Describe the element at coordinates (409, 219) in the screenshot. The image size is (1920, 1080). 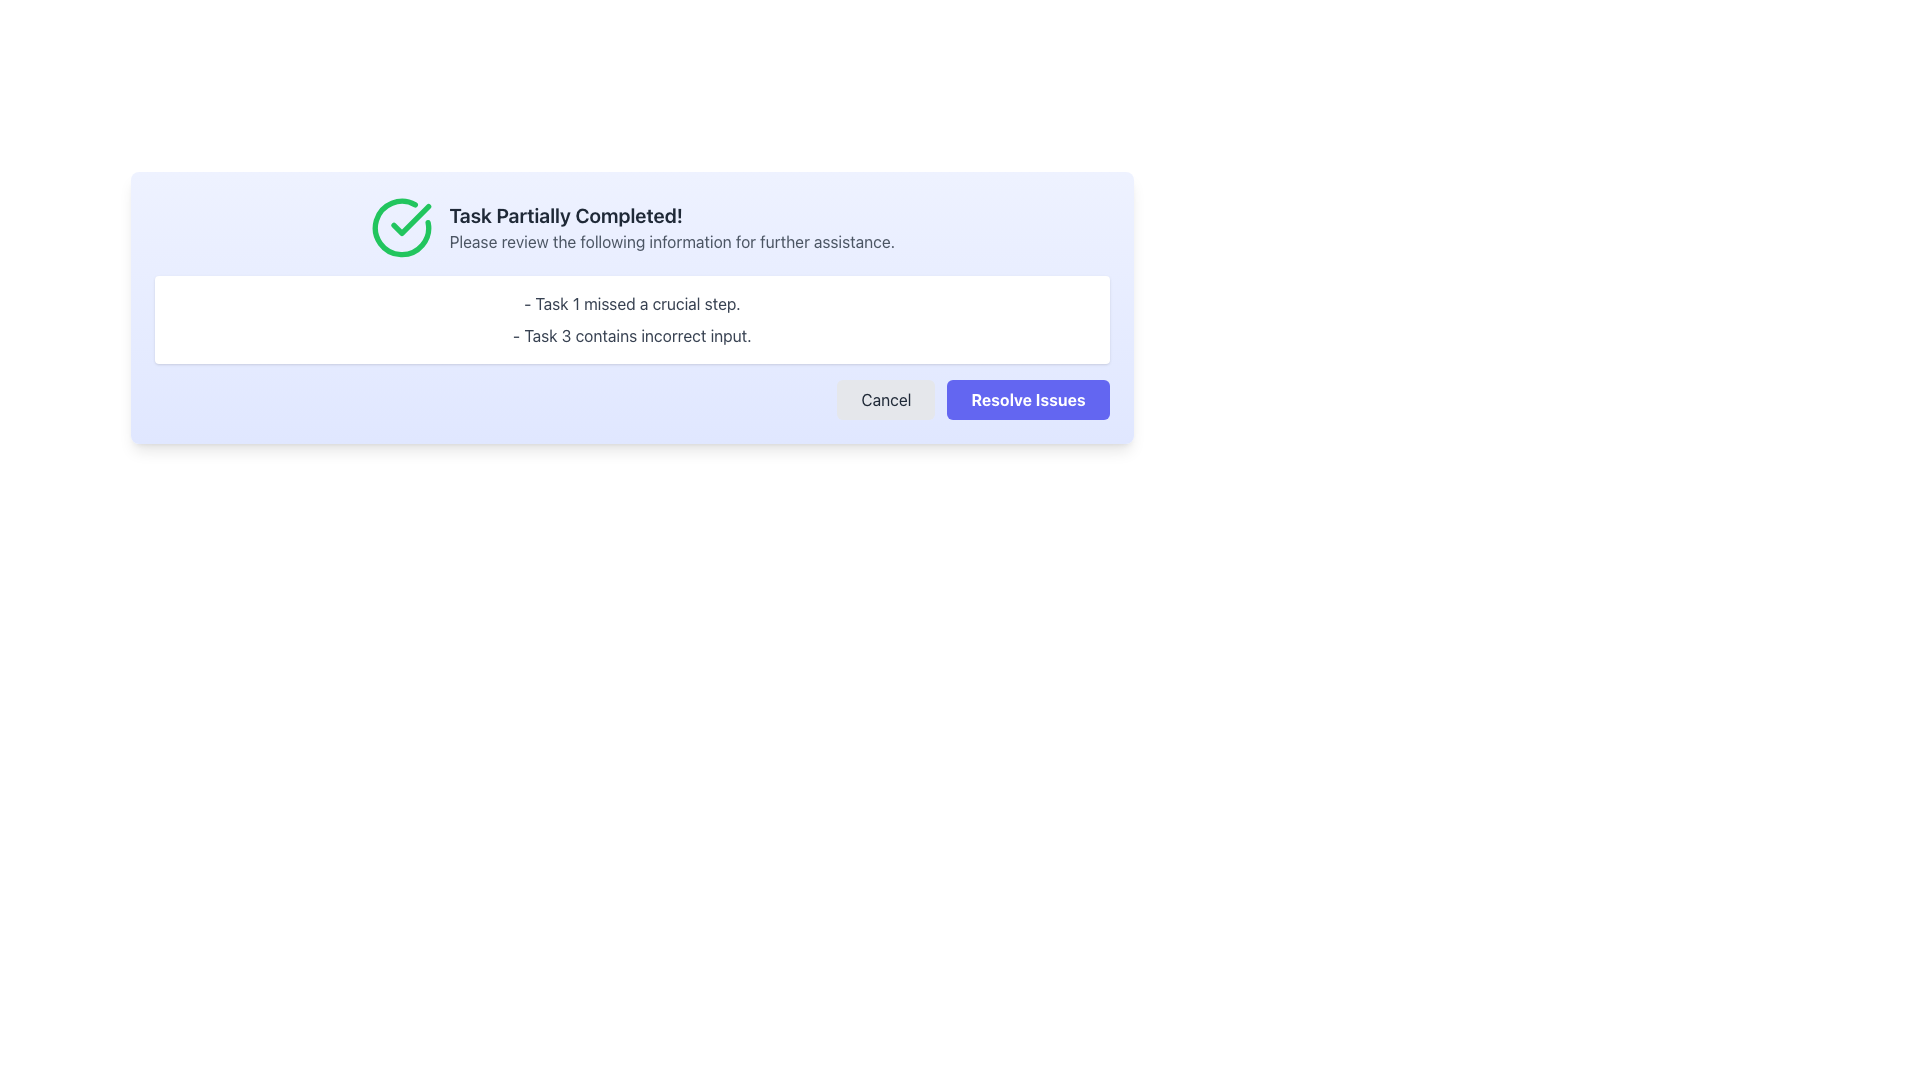
I see `the circular confirmation icon with a checkmark symbol indicating successful completion, located in the upper-left section of the interface` at that location.